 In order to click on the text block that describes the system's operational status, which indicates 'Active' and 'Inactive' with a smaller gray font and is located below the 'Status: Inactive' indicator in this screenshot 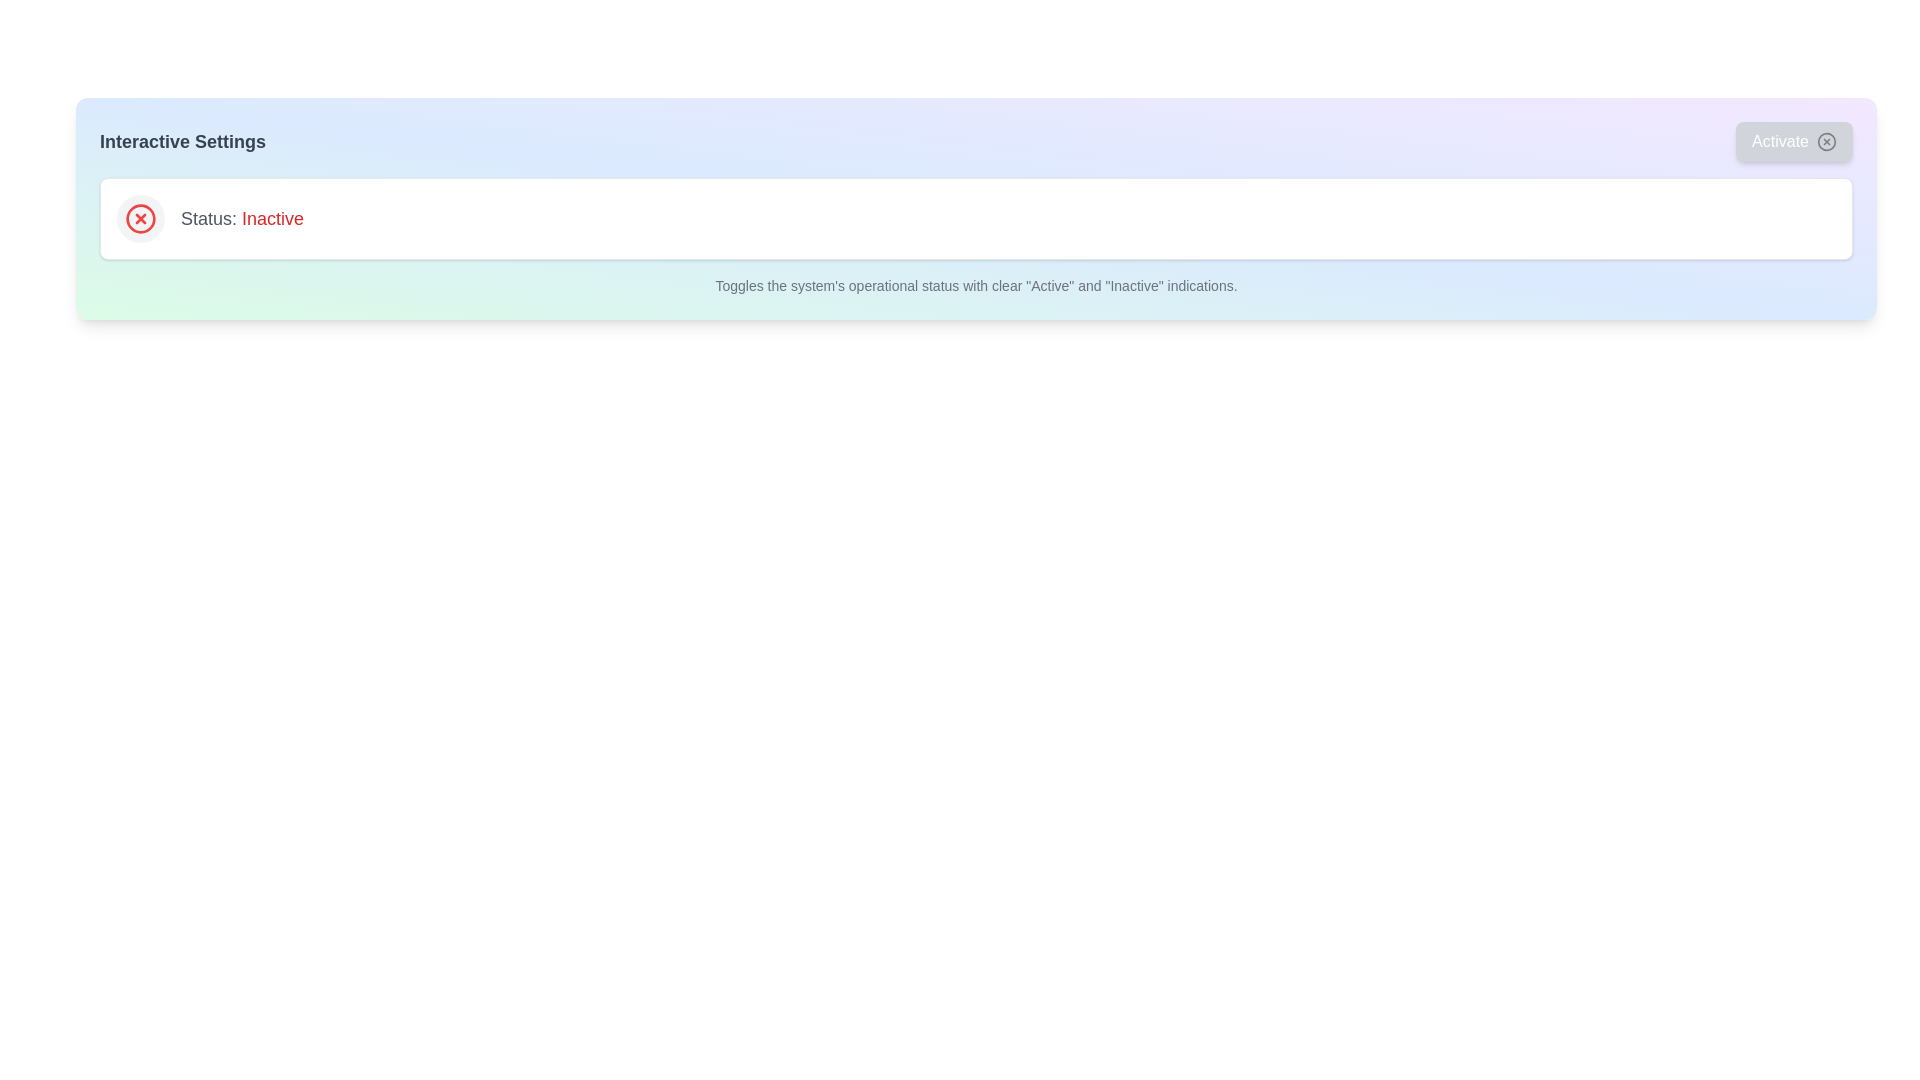, I will do `click(976, 285)`.